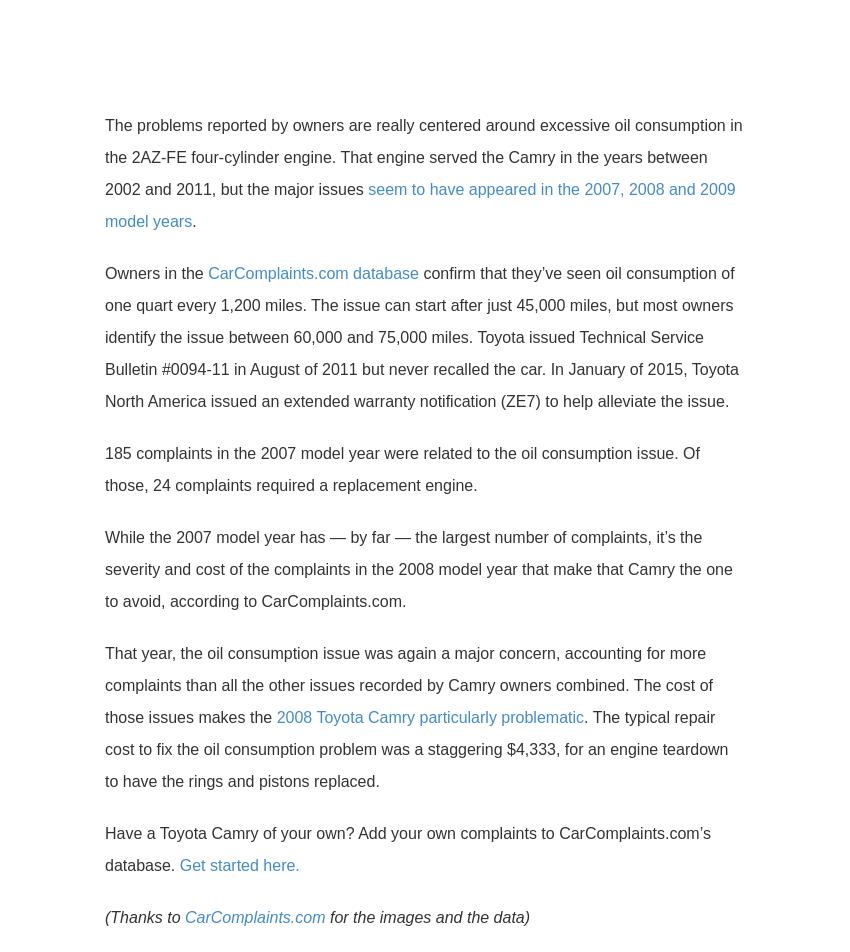 The width and height of the screenshot is (850, 952). I want to click on '.', so click(192, 221).